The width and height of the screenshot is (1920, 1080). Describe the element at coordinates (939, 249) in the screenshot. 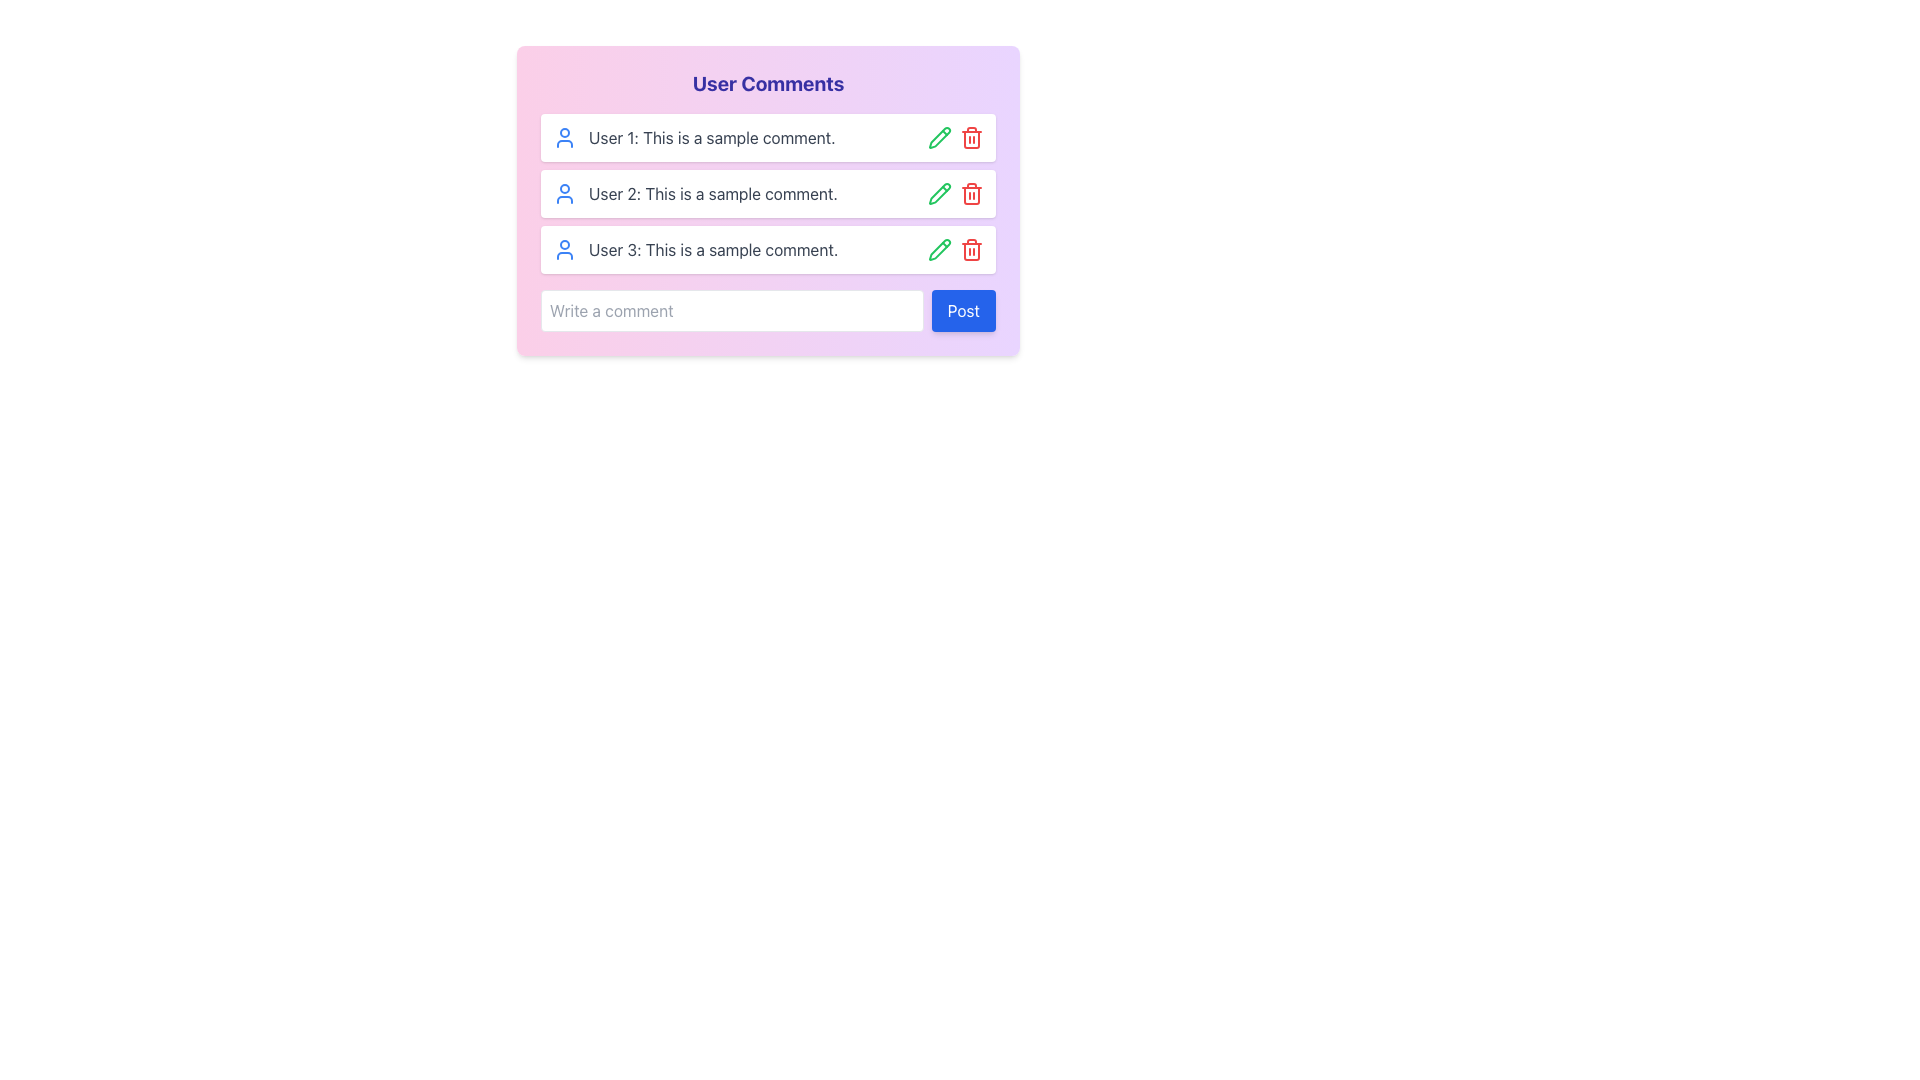

I see `the pencil icon button, which indicates edit functionality for the third user comment under 'User 3: This is a sample comment.'` at that location.